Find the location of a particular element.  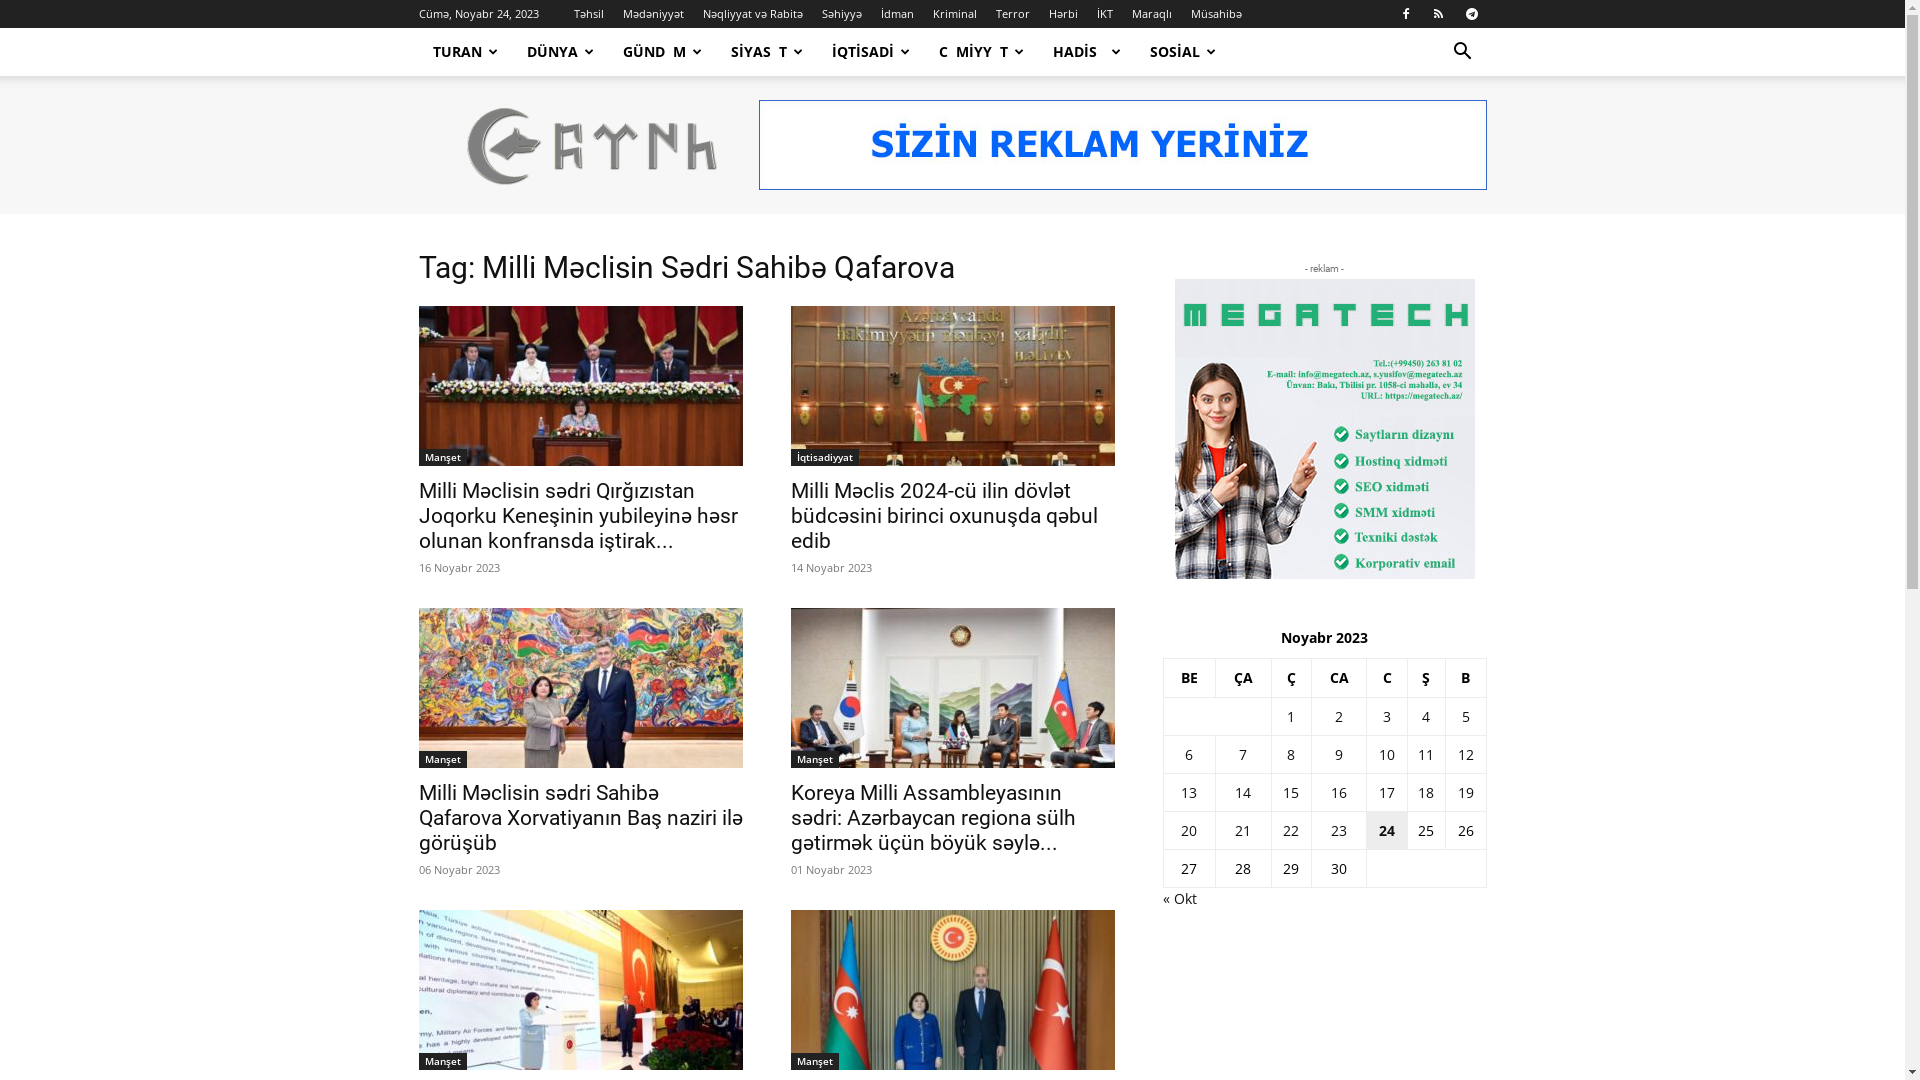

'Terror' is located at coordinates (996, 13).